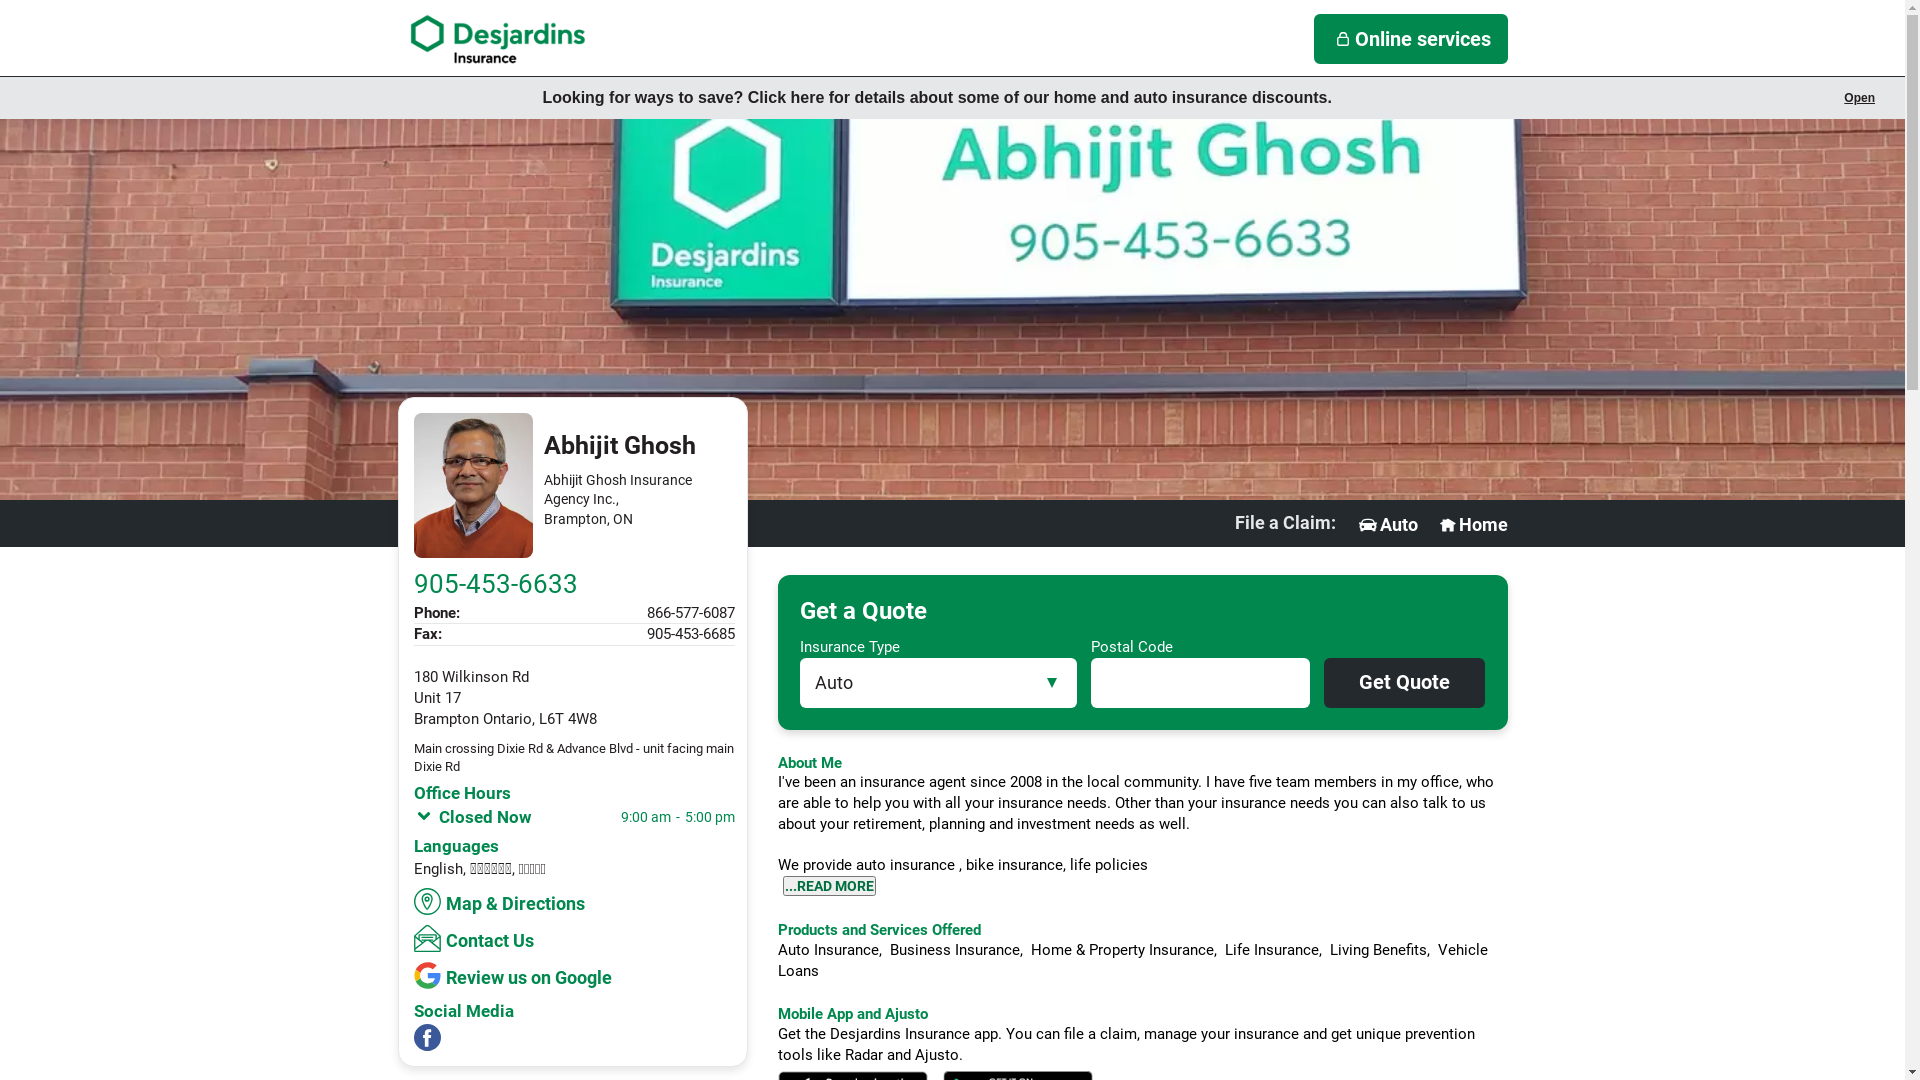  I want to click on 'Contact Us', so click(475, 938).